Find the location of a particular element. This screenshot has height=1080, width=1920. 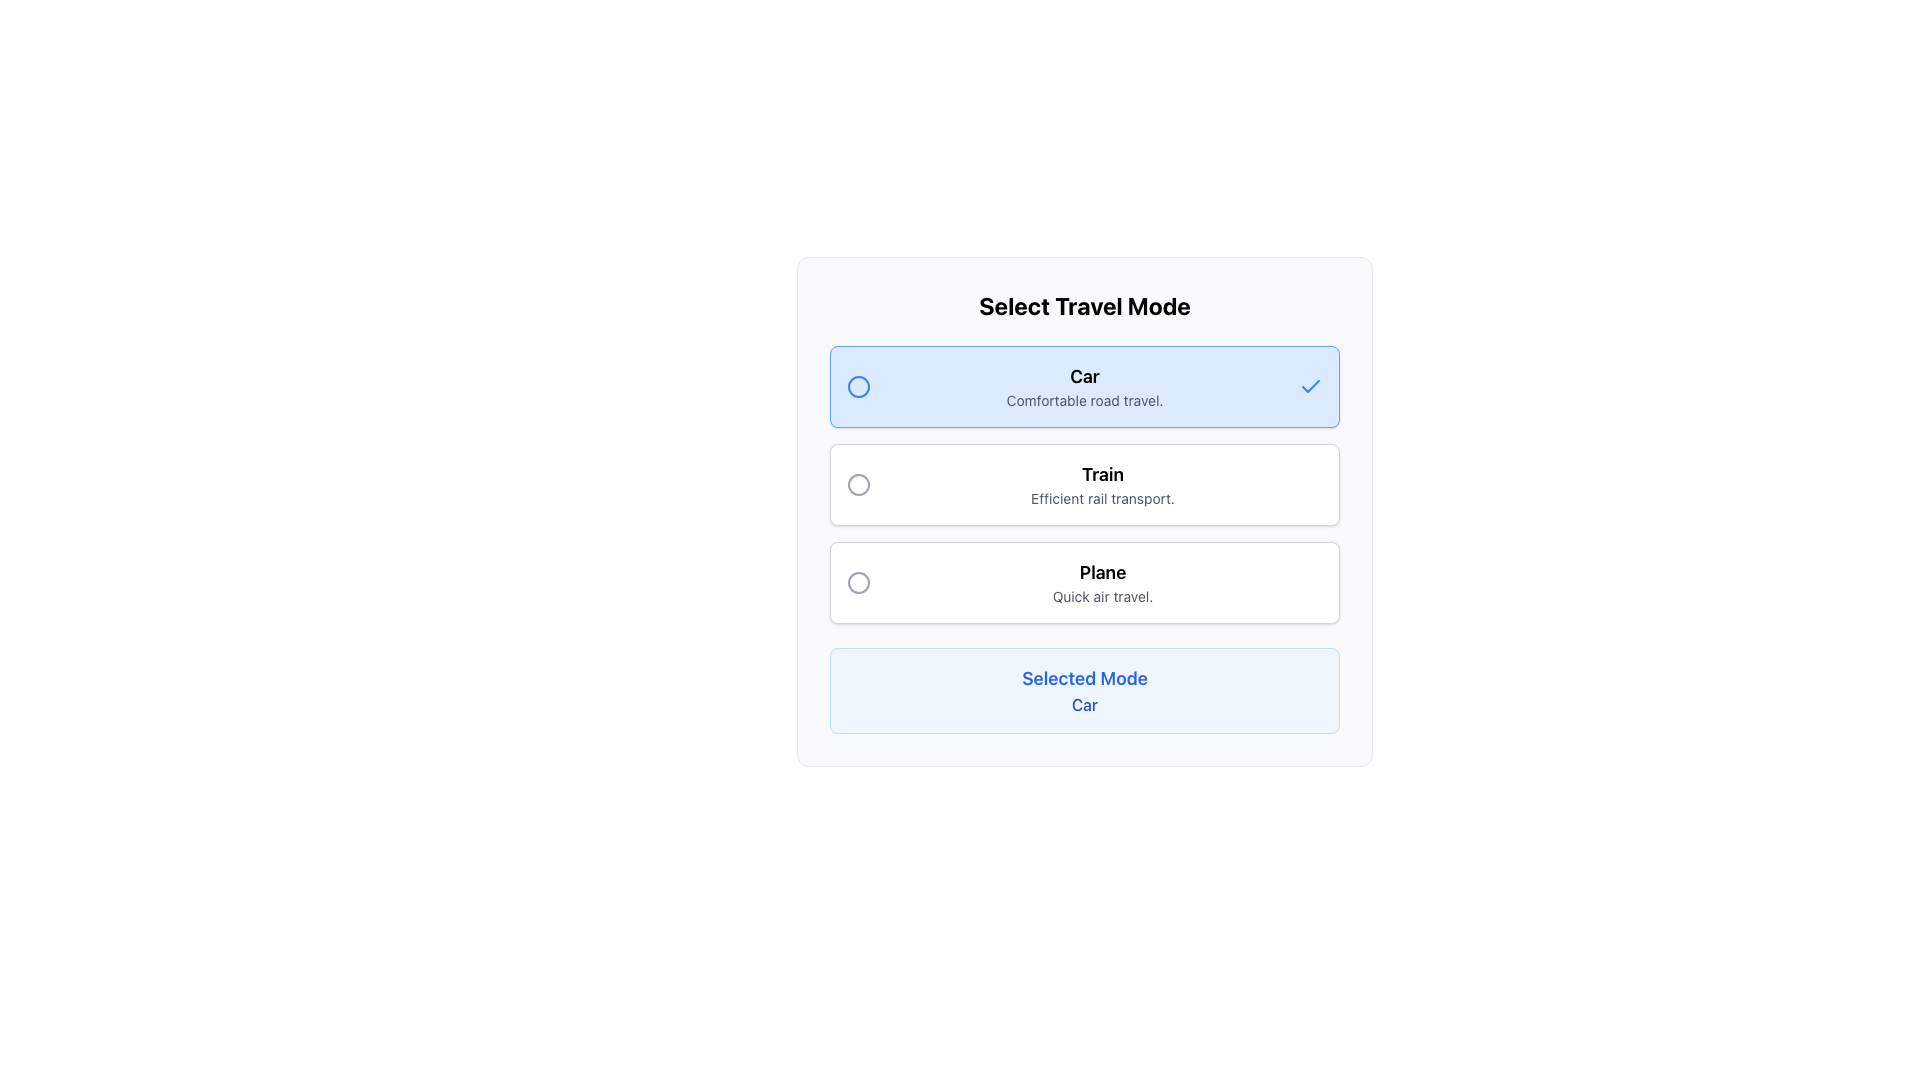

the 'Car' text label, which is displayed in blue and located below the 'Selected Mode' label in a light blue rectangular section is located at coordinates (1083, 704).